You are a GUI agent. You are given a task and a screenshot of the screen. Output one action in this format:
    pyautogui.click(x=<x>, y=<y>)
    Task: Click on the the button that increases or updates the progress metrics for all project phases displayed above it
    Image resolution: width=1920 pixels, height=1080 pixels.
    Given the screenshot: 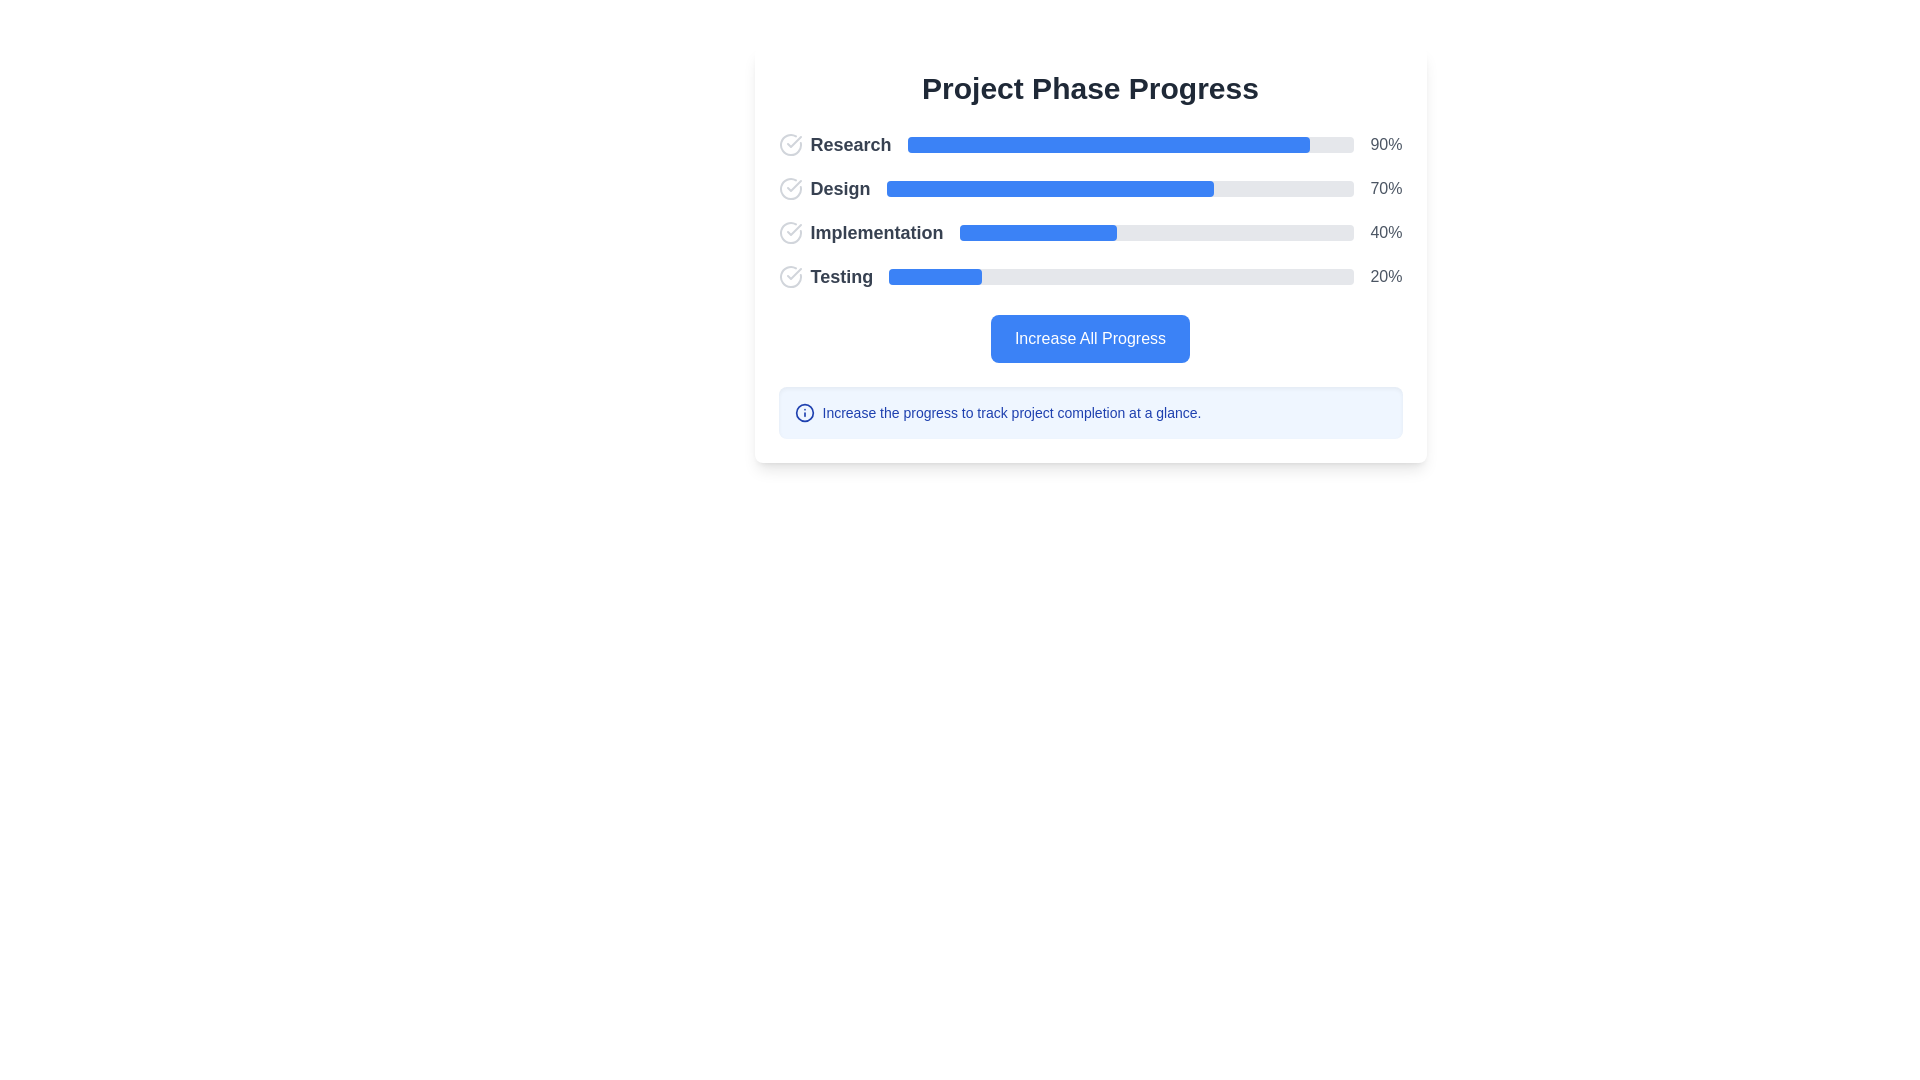 What is the action you would take?
    pyautogui.click(x=1089, y=338)
    